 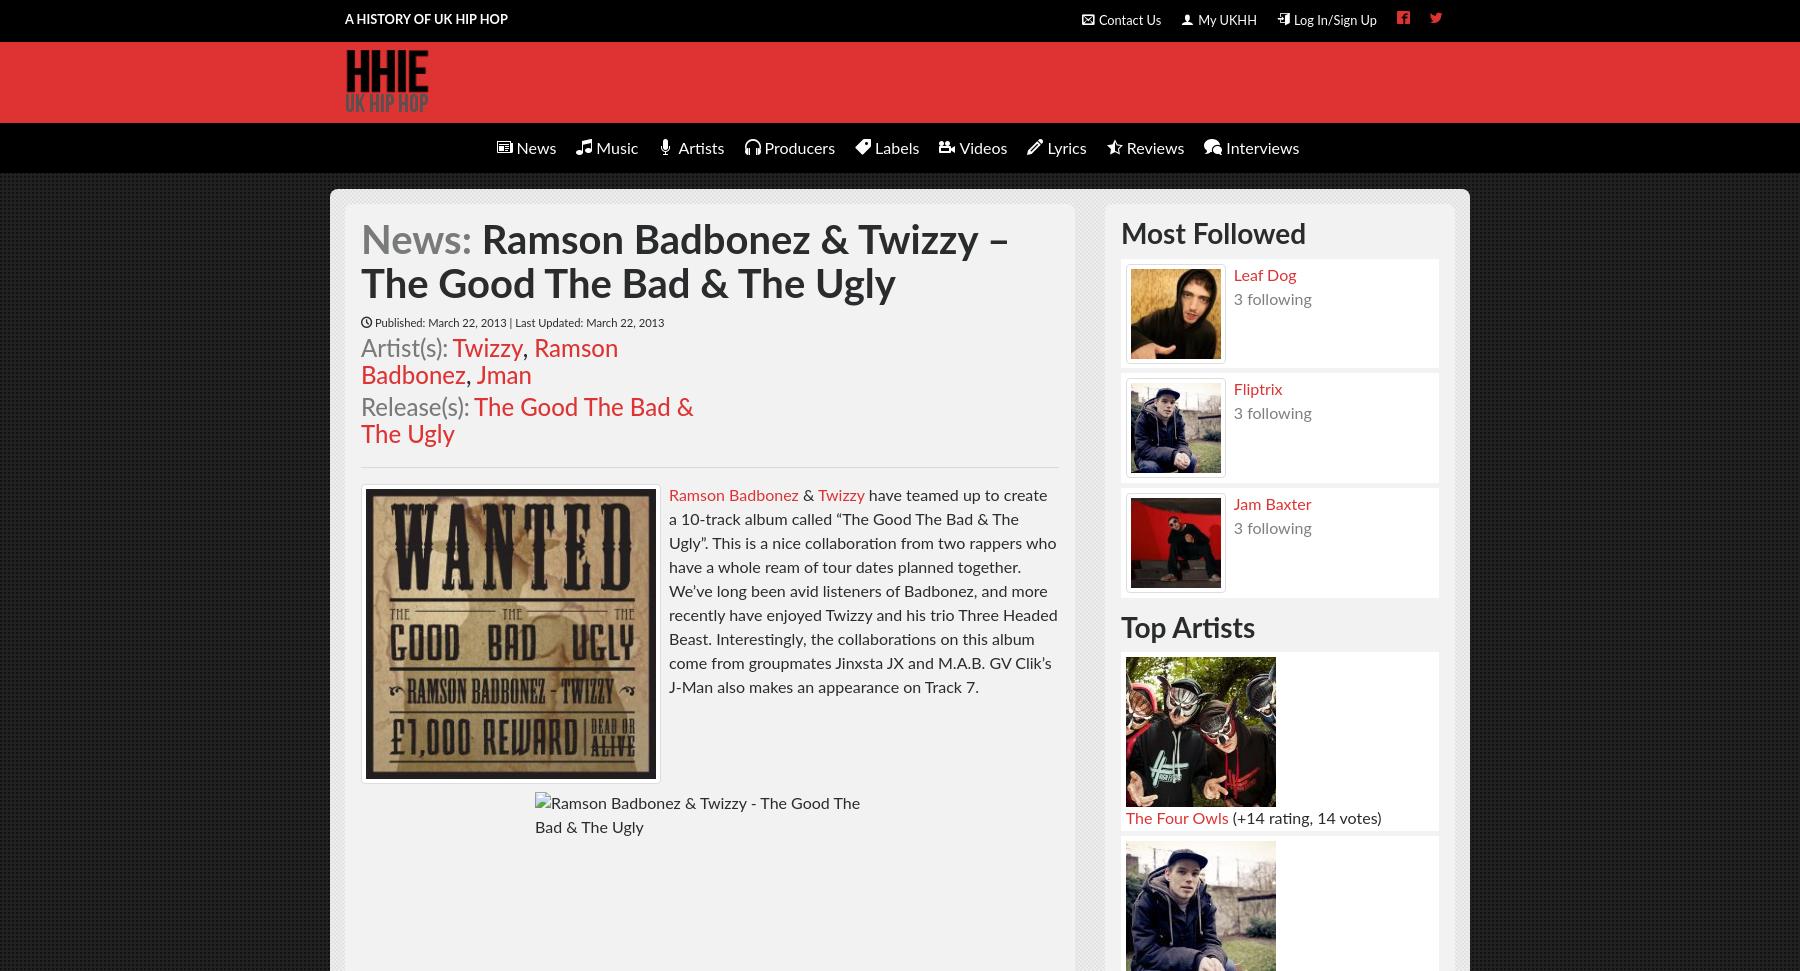 I want to click on 'Videos', so click(x=981, y=147).